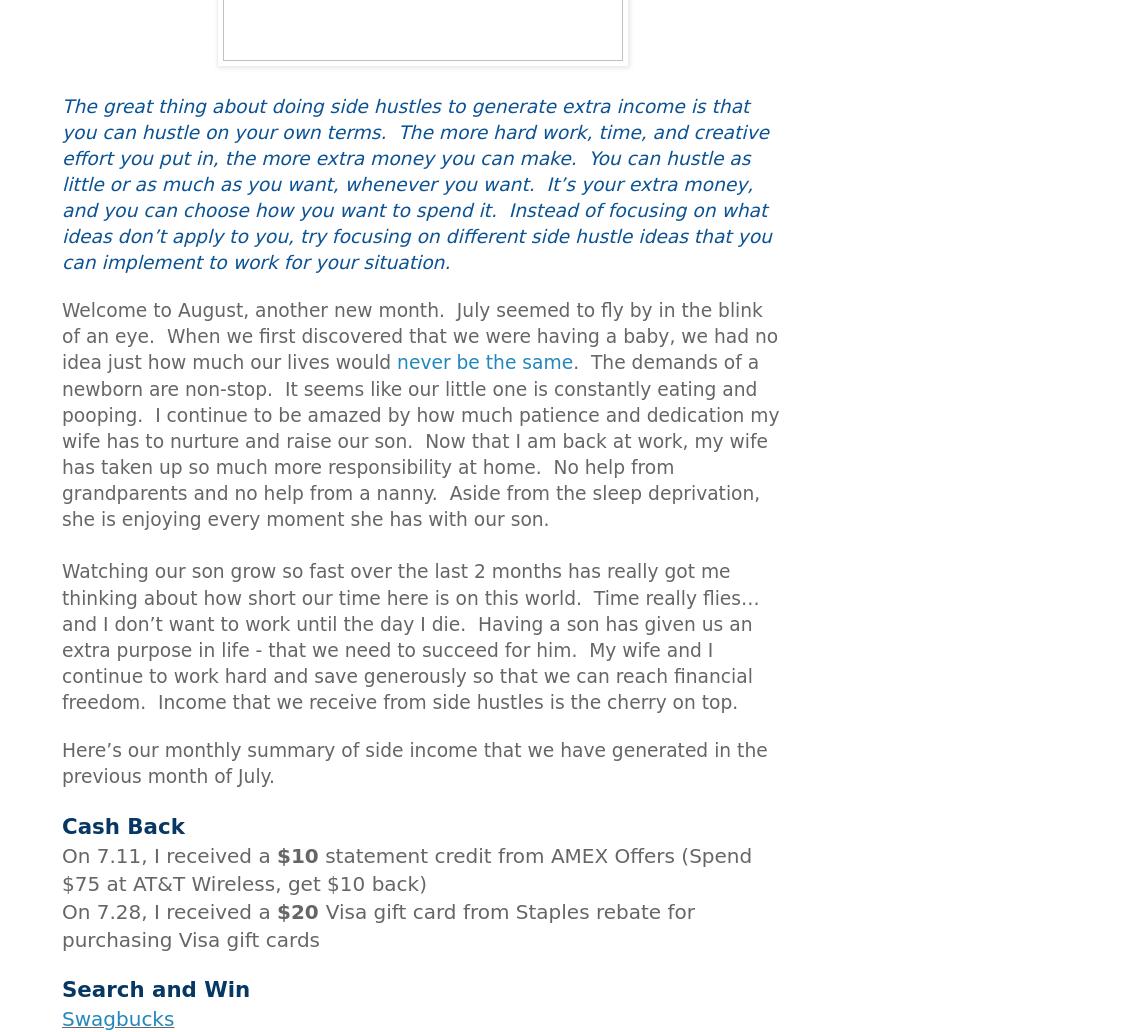 This screenshot has width=1148, height=1032. I want to click on 'Search and Win', so click(156, 988).